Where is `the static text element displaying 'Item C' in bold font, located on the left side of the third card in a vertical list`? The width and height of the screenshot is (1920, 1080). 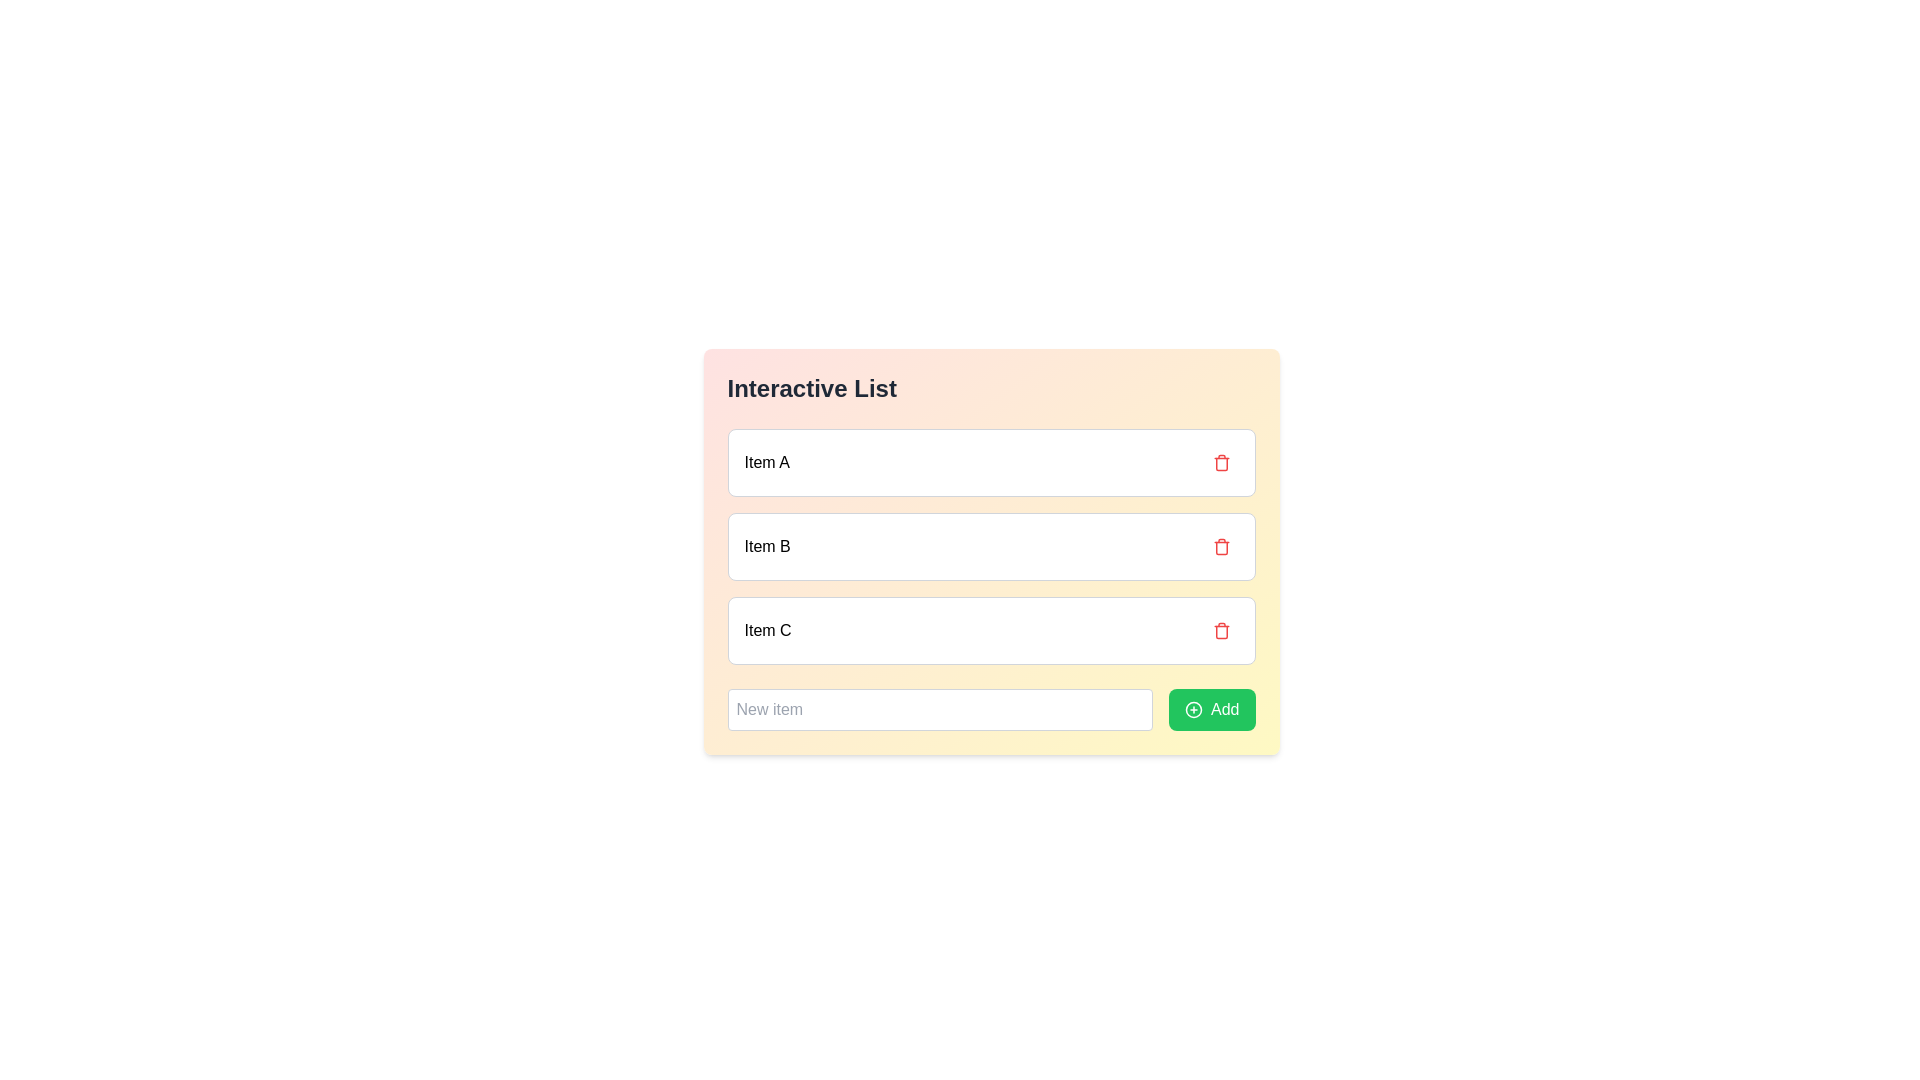
the static text element displaying 'Item C' in bold font, located on the left side of the third card in a vertical list is located at coordinates (767, 631).